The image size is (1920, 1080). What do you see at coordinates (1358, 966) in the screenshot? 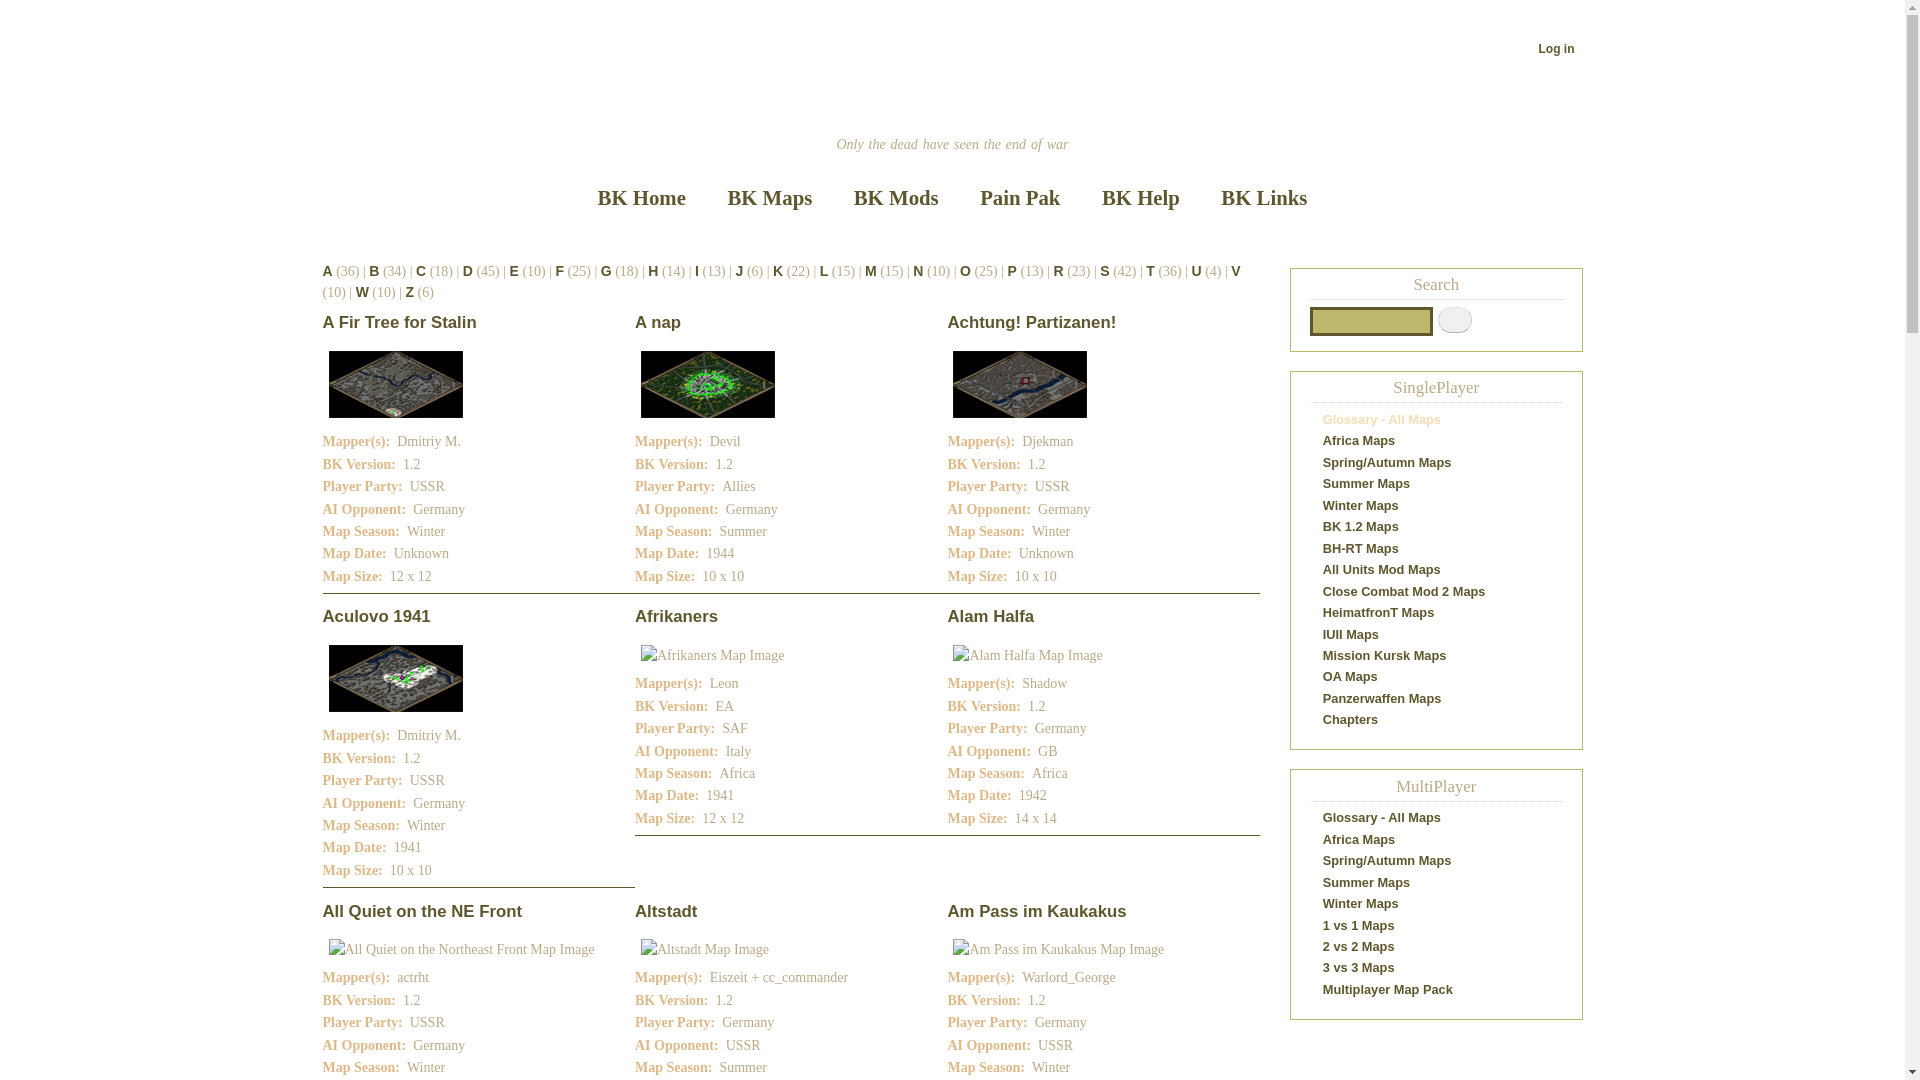
I see `'3 vs 3 Maps'` at bounding box center [1358, 966].